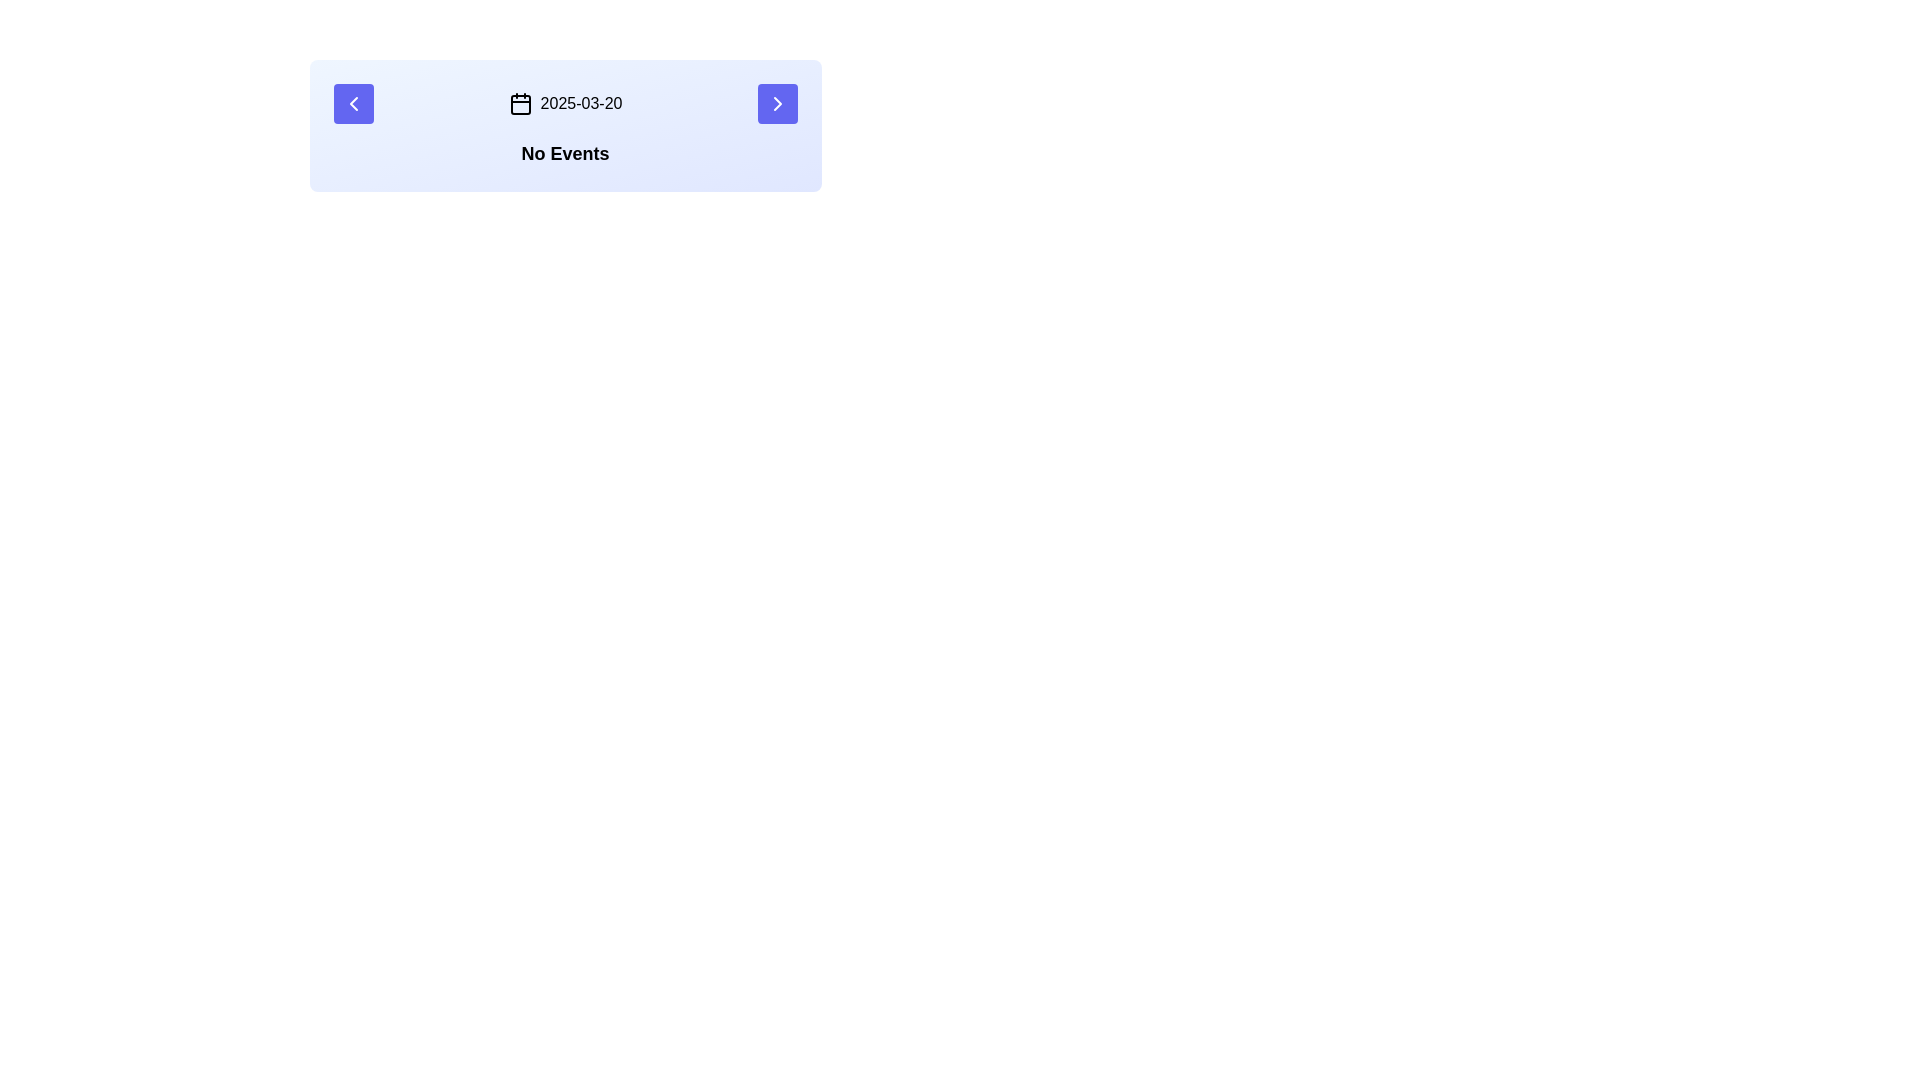 The width and height of the screenshot is (1920, 1080). What do you see at coordinates (520, 104) in the screenshot?
I see `the calendar icon located to the left of the text '2025-03-20'` at bounding box center [520, 104].